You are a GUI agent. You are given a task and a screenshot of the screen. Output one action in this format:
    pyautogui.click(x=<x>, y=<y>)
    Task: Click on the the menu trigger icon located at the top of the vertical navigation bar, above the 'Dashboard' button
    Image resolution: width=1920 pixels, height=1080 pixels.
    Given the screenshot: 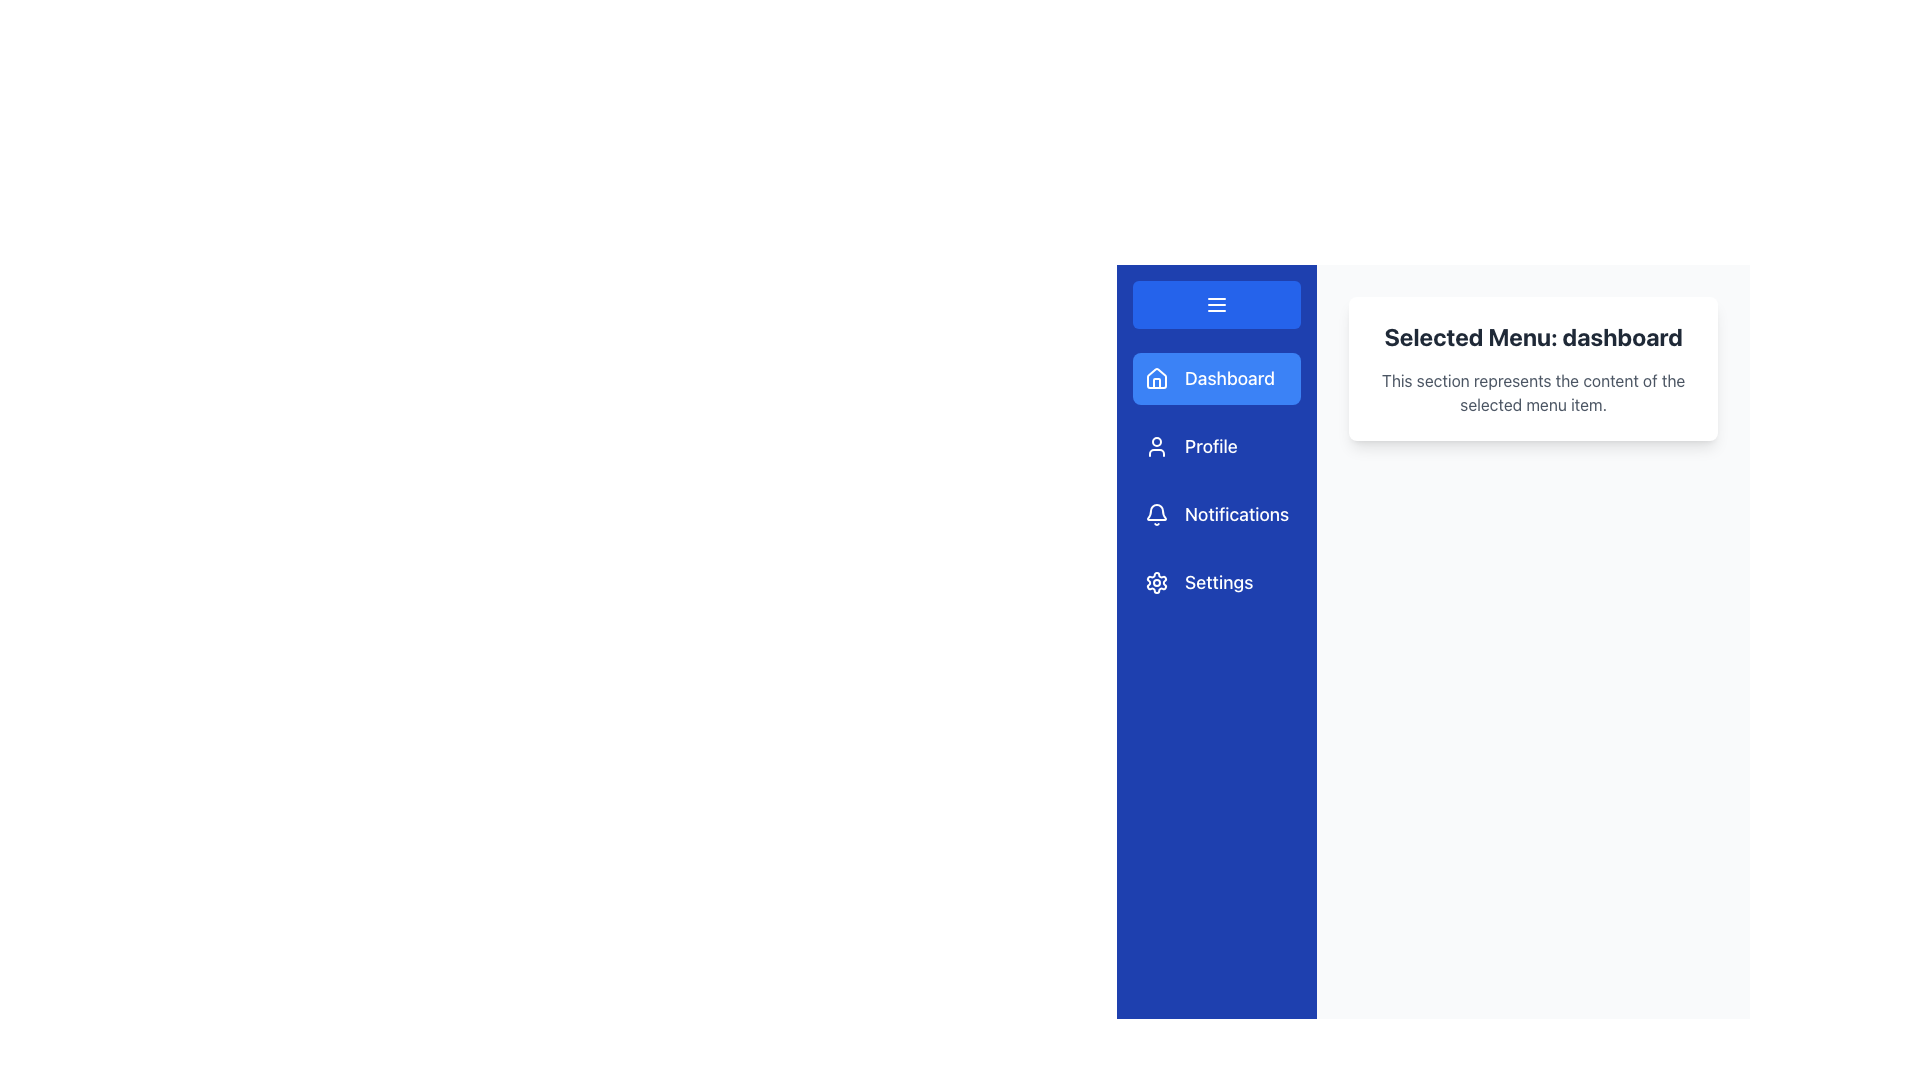 What is the action you would take?
    pyautogui.click(x=1216, y=304)
    